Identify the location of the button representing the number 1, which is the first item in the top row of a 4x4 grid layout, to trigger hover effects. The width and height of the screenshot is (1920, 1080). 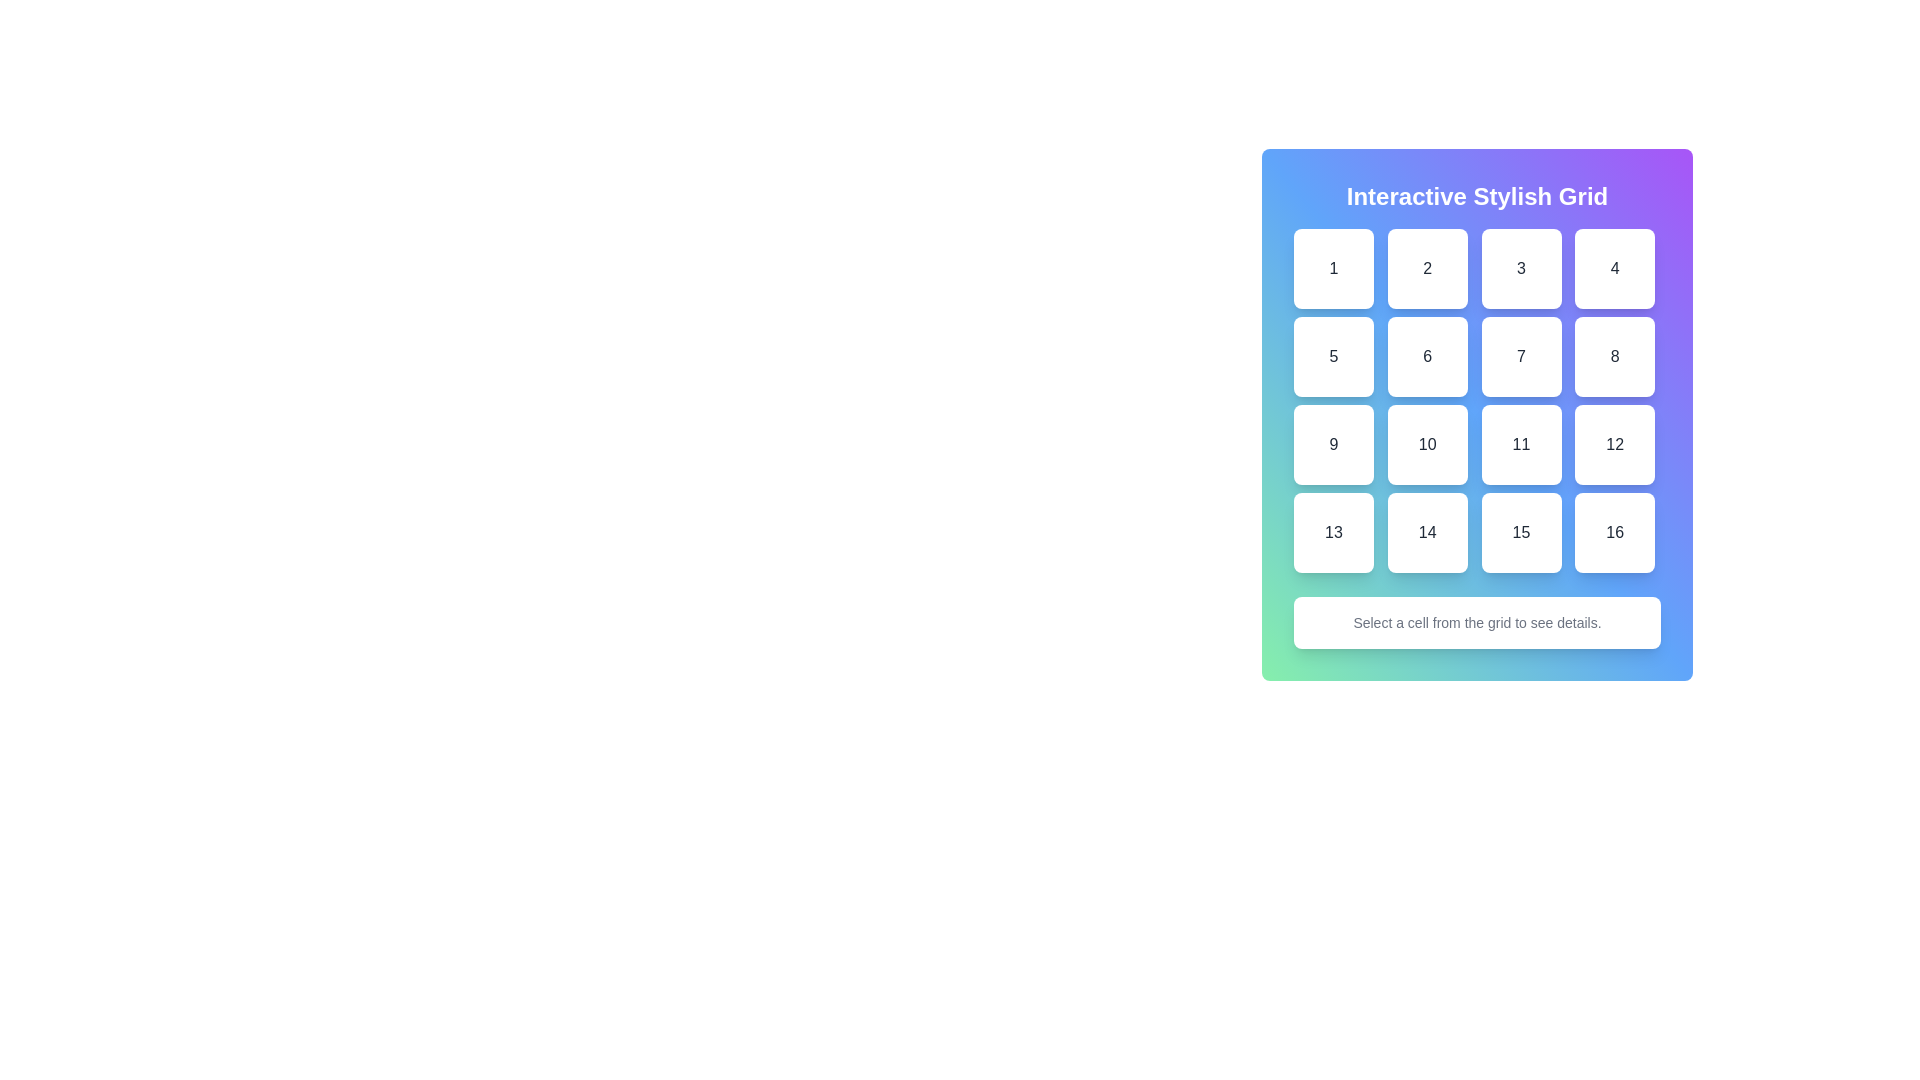
(1334, 268).